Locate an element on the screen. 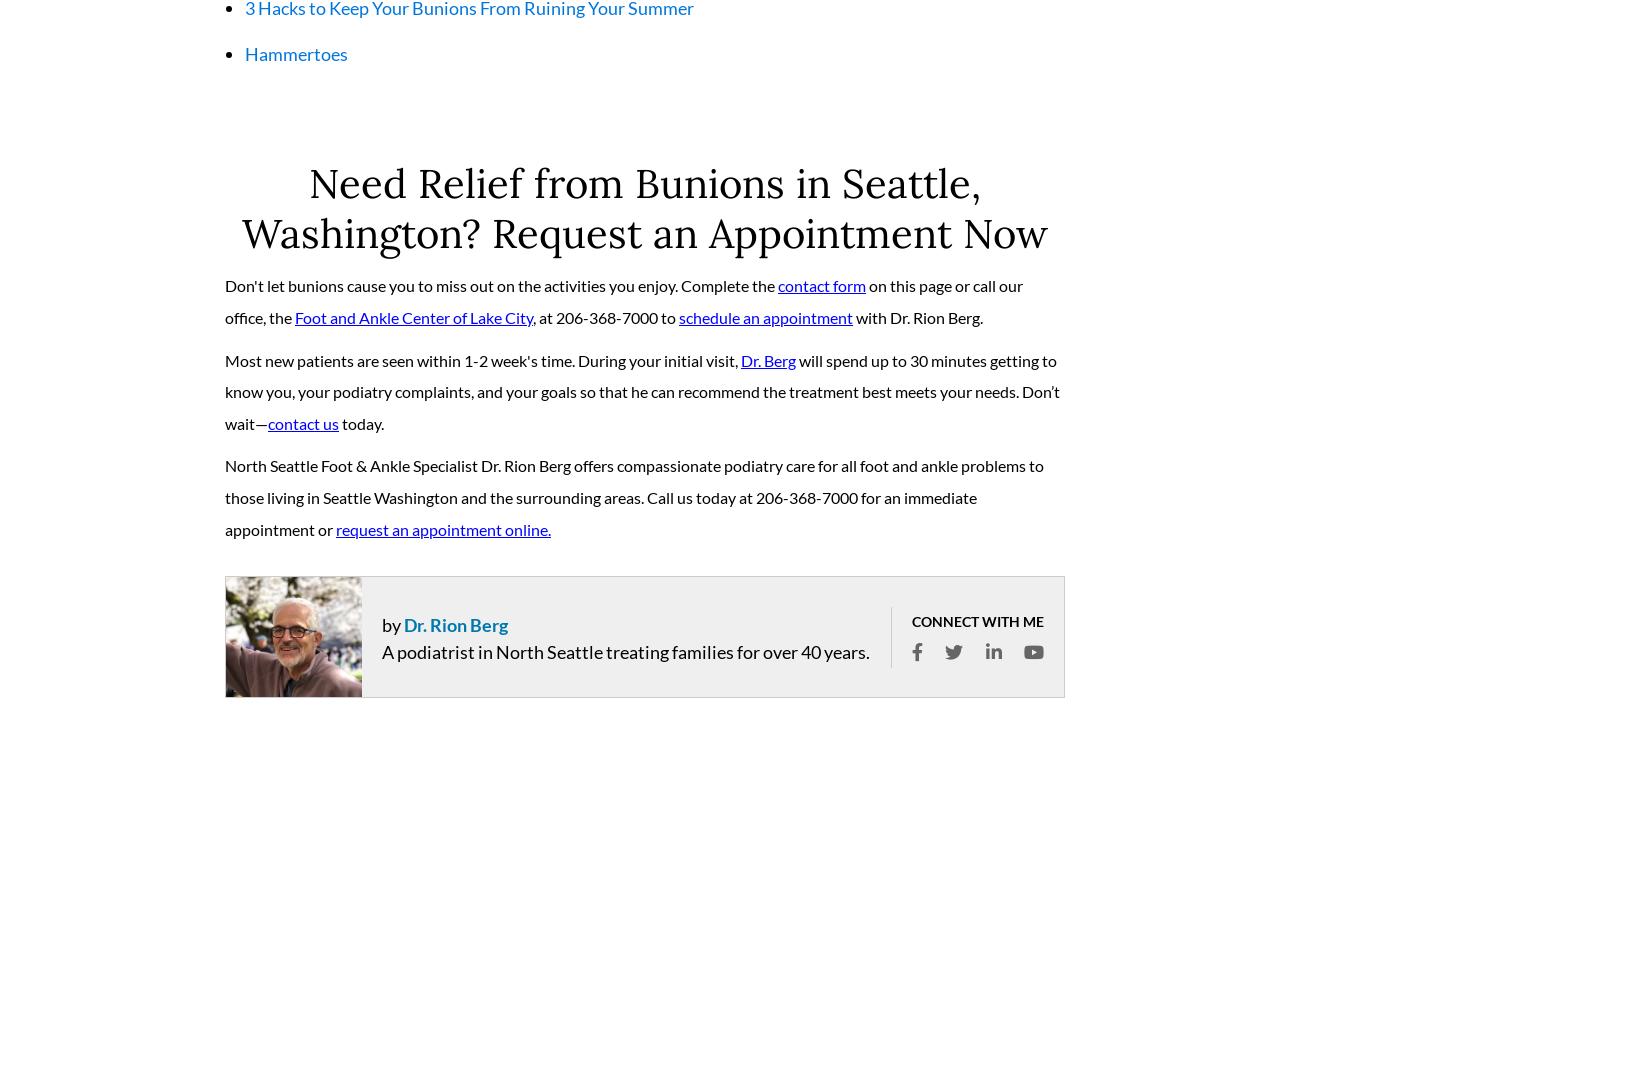 This screenshot has width=1650, height=1068. 'will spend up to 30 minutes getting to know you, your podiatry complaints, and your goals so that he can recommend the treatment best meets your needs. Don’t wait—' is located at coordinates (641, 398).